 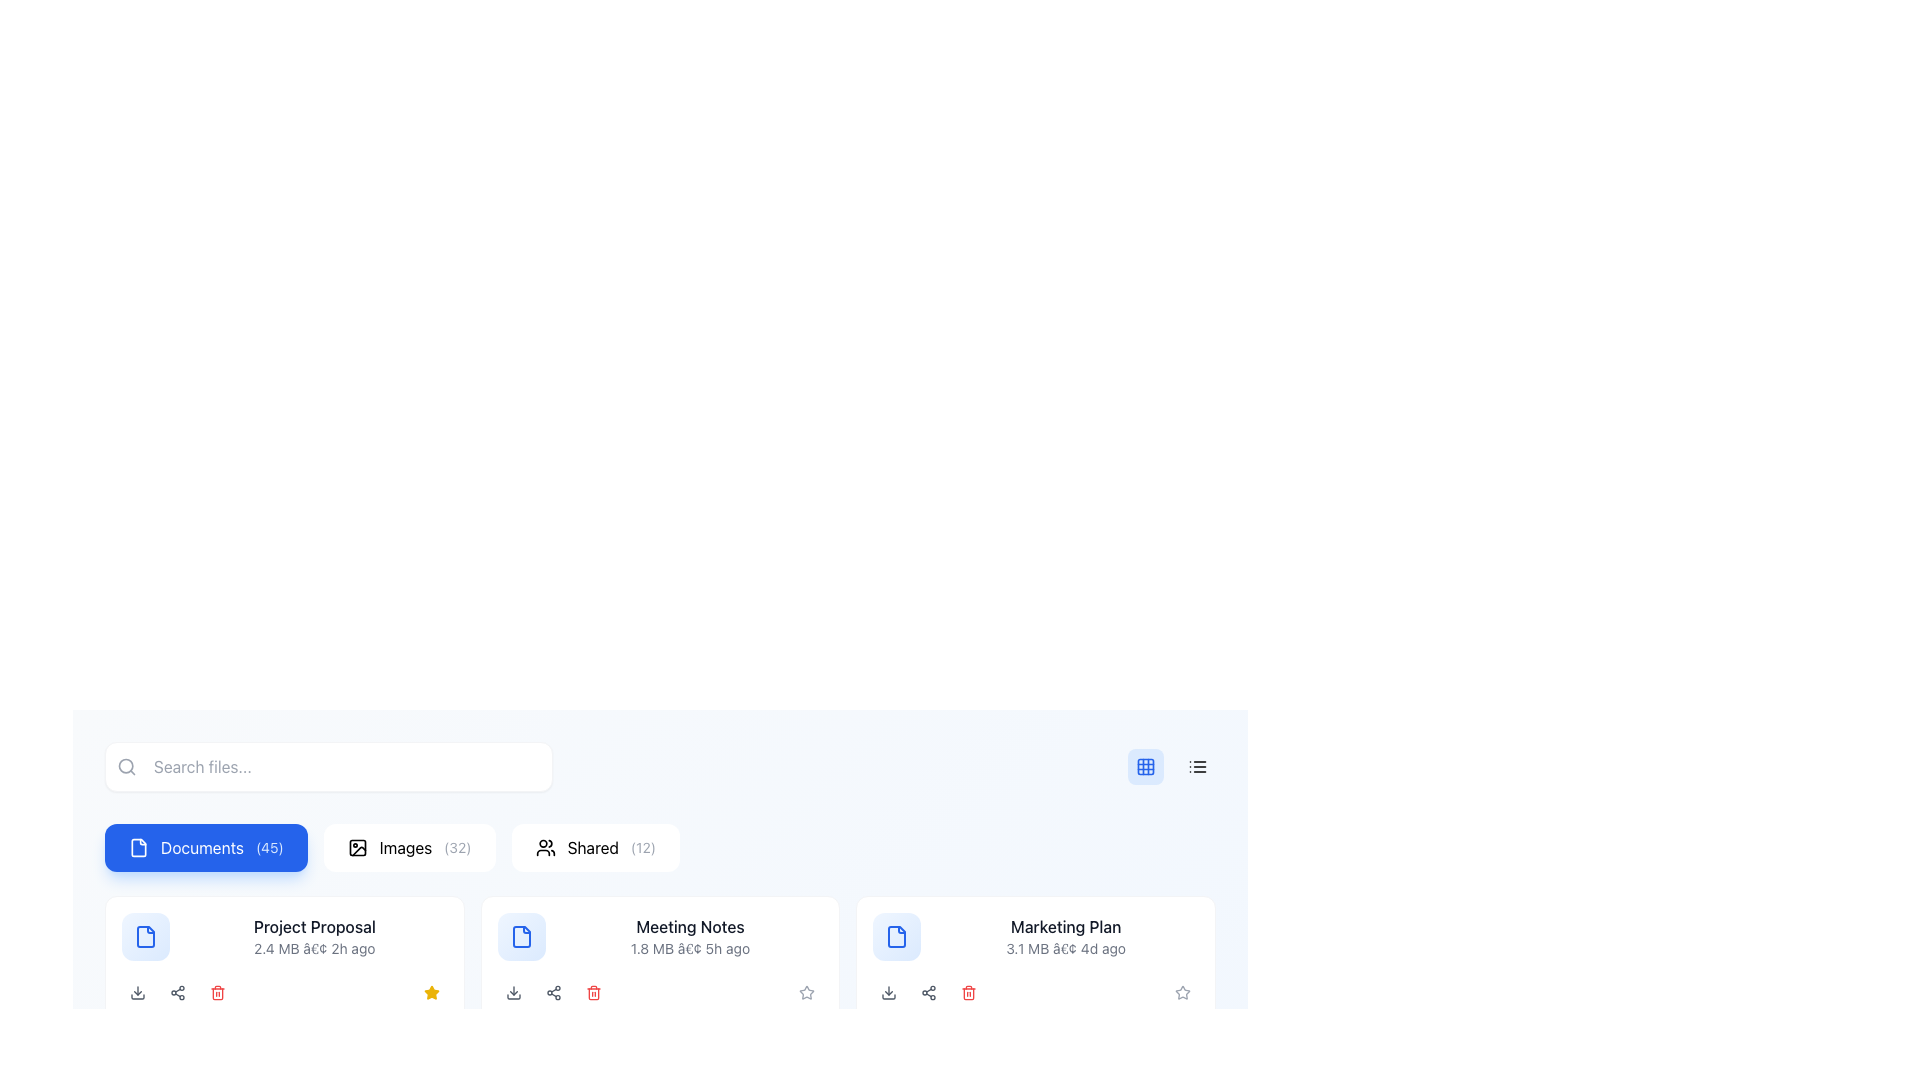 I want to click on the file detail card for 'Project Proposal' located, so click(x=283, y=937).